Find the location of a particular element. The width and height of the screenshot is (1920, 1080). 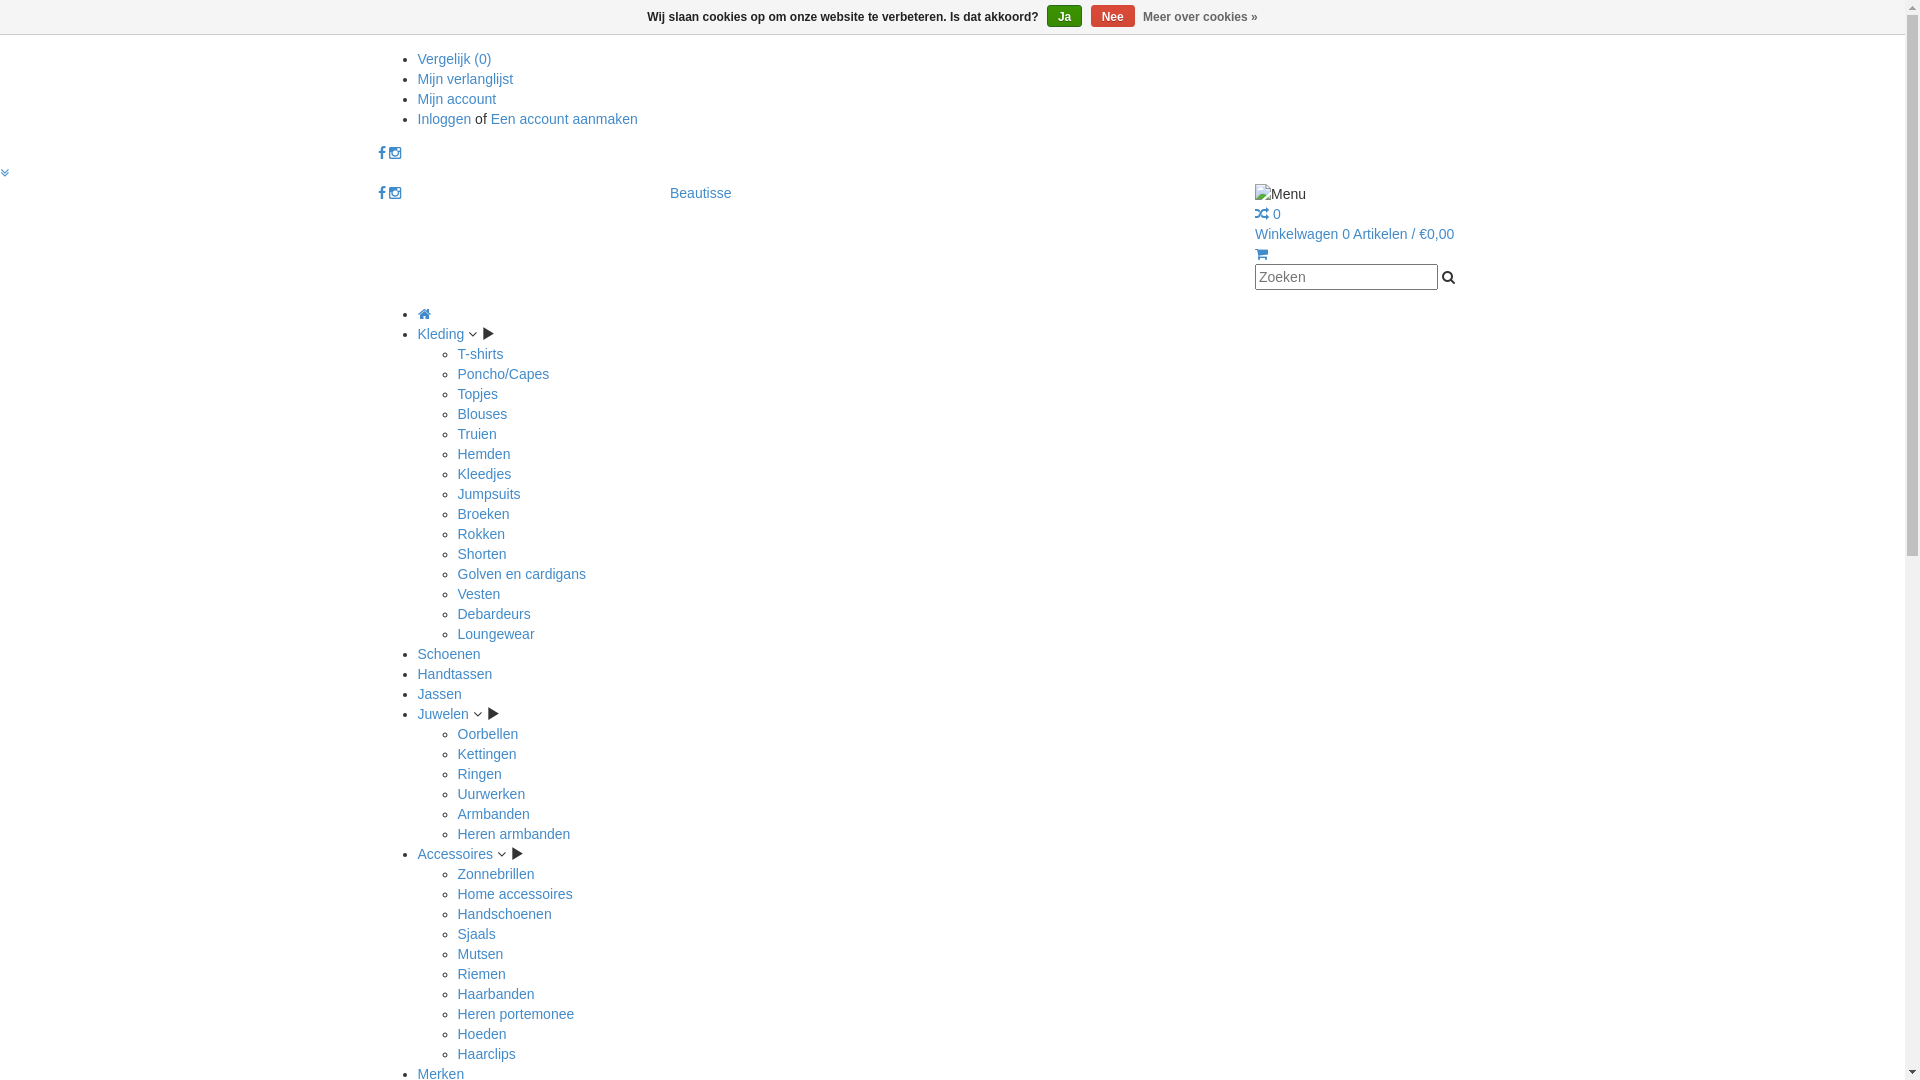

'Haarbanden' is located at coordinates (496, 994).